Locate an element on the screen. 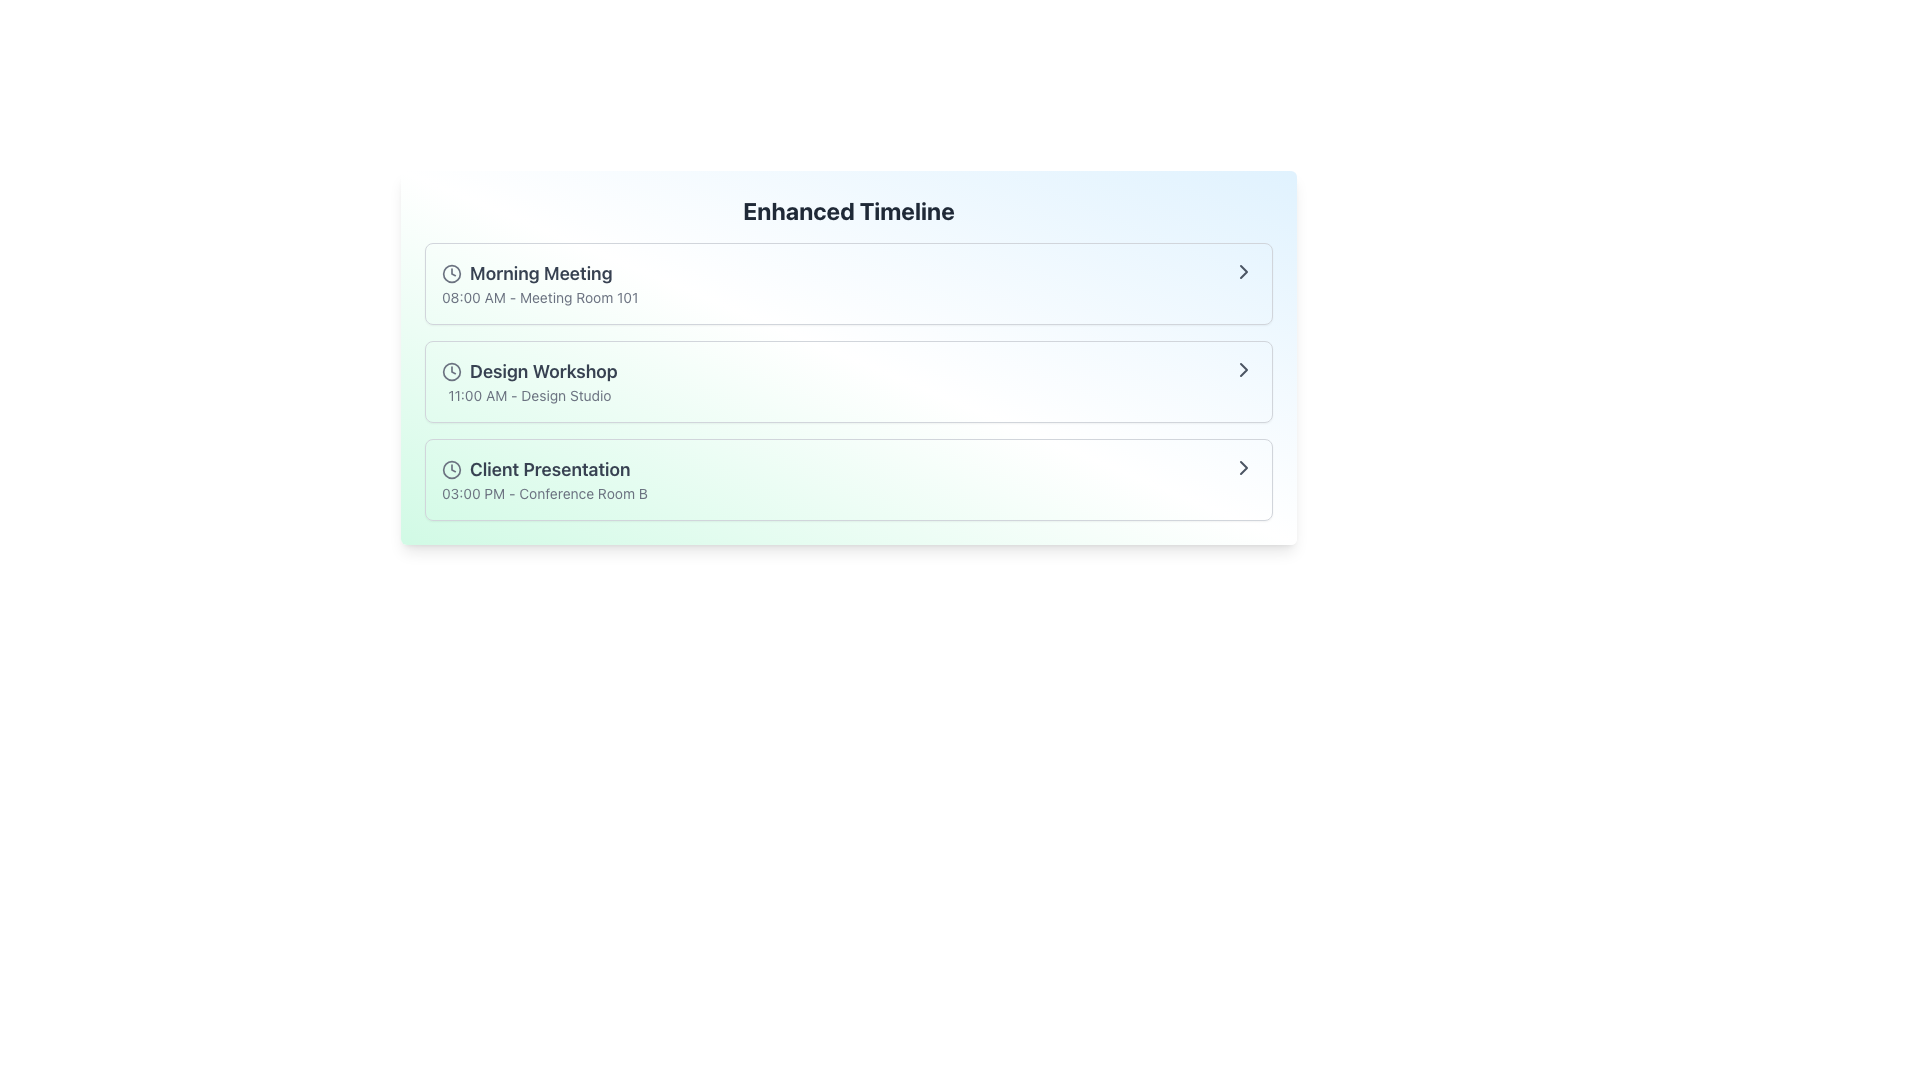 The image size is (1920, 1080). the clock icon, which is a circular outline with two internal lines resembling clock hands, located in the 'Client Presentation' section adjacent to the text 'Client Presentation' is located at coordinates (450, 470).